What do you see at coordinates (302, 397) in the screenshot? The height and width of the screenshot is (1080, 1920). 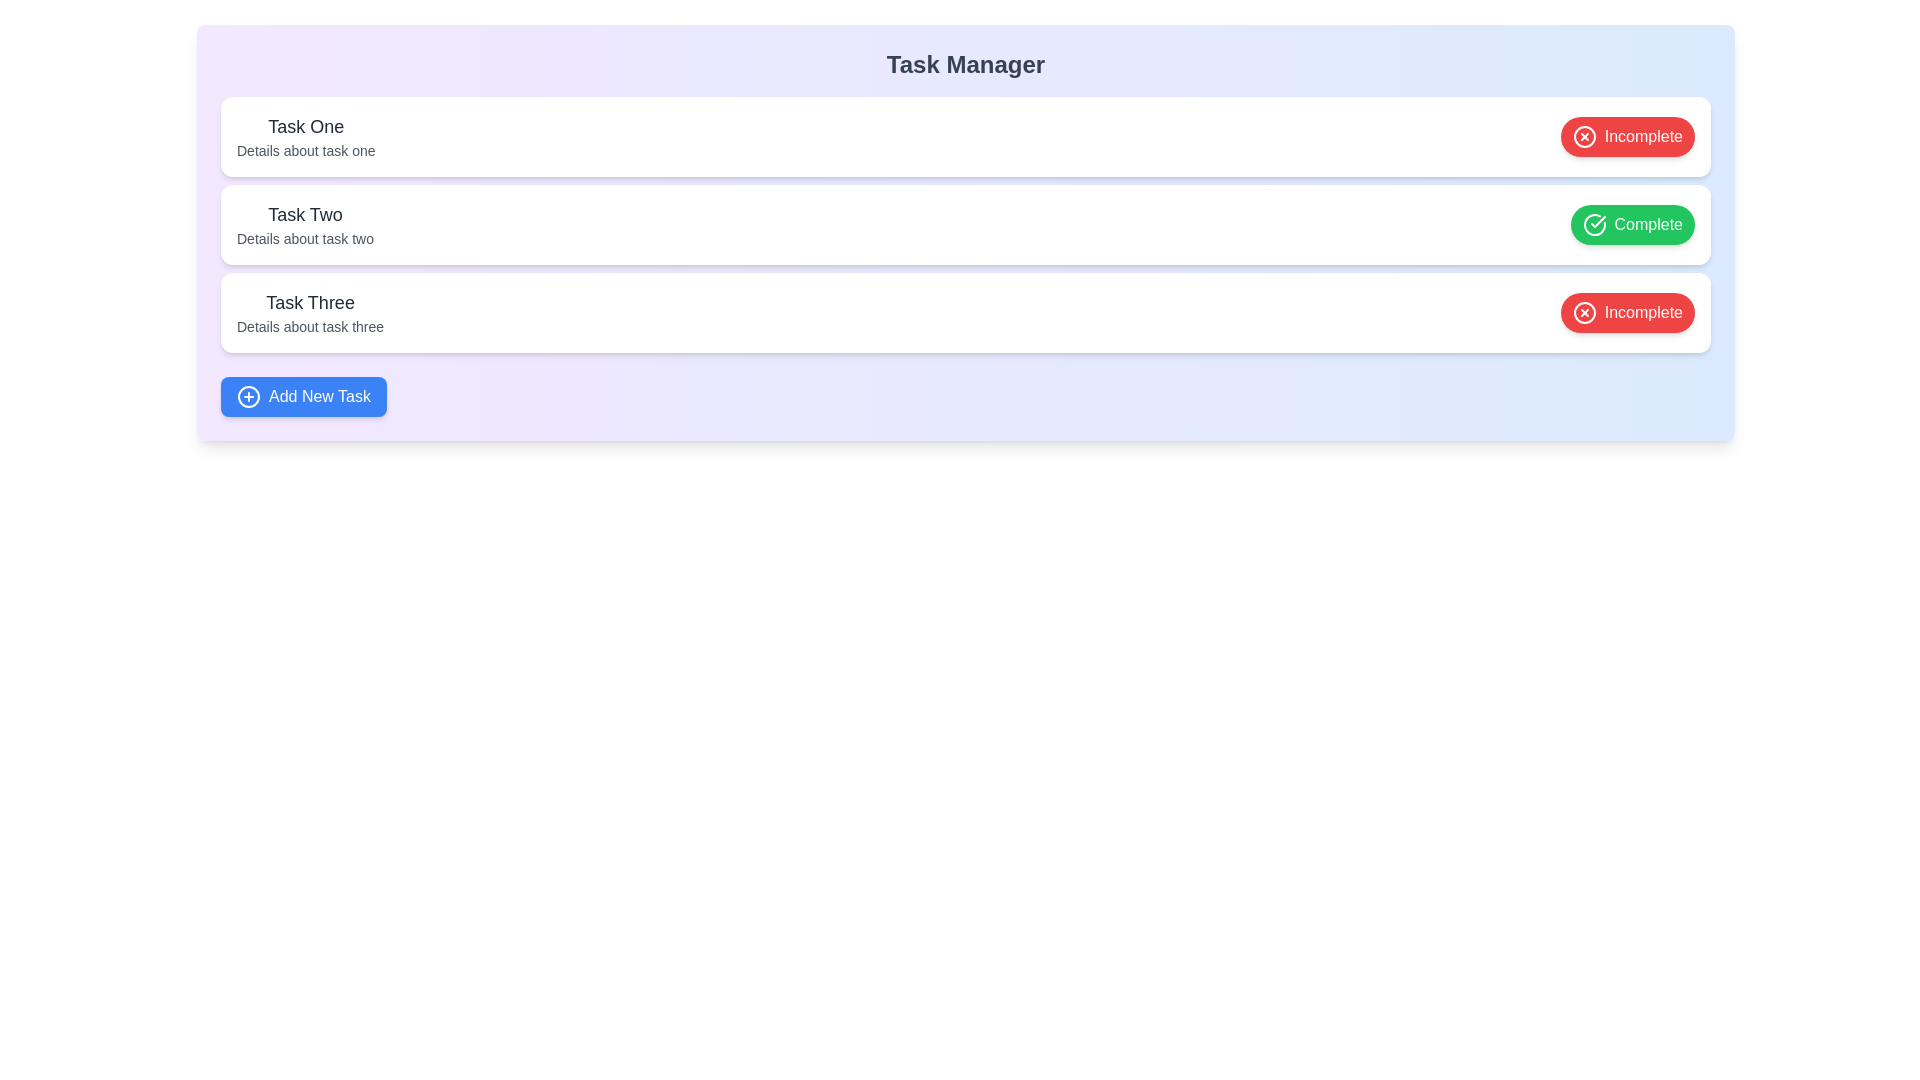 I see `the 'Add New Task' button to initiate the task addition process` at bounding box center [302, 397].